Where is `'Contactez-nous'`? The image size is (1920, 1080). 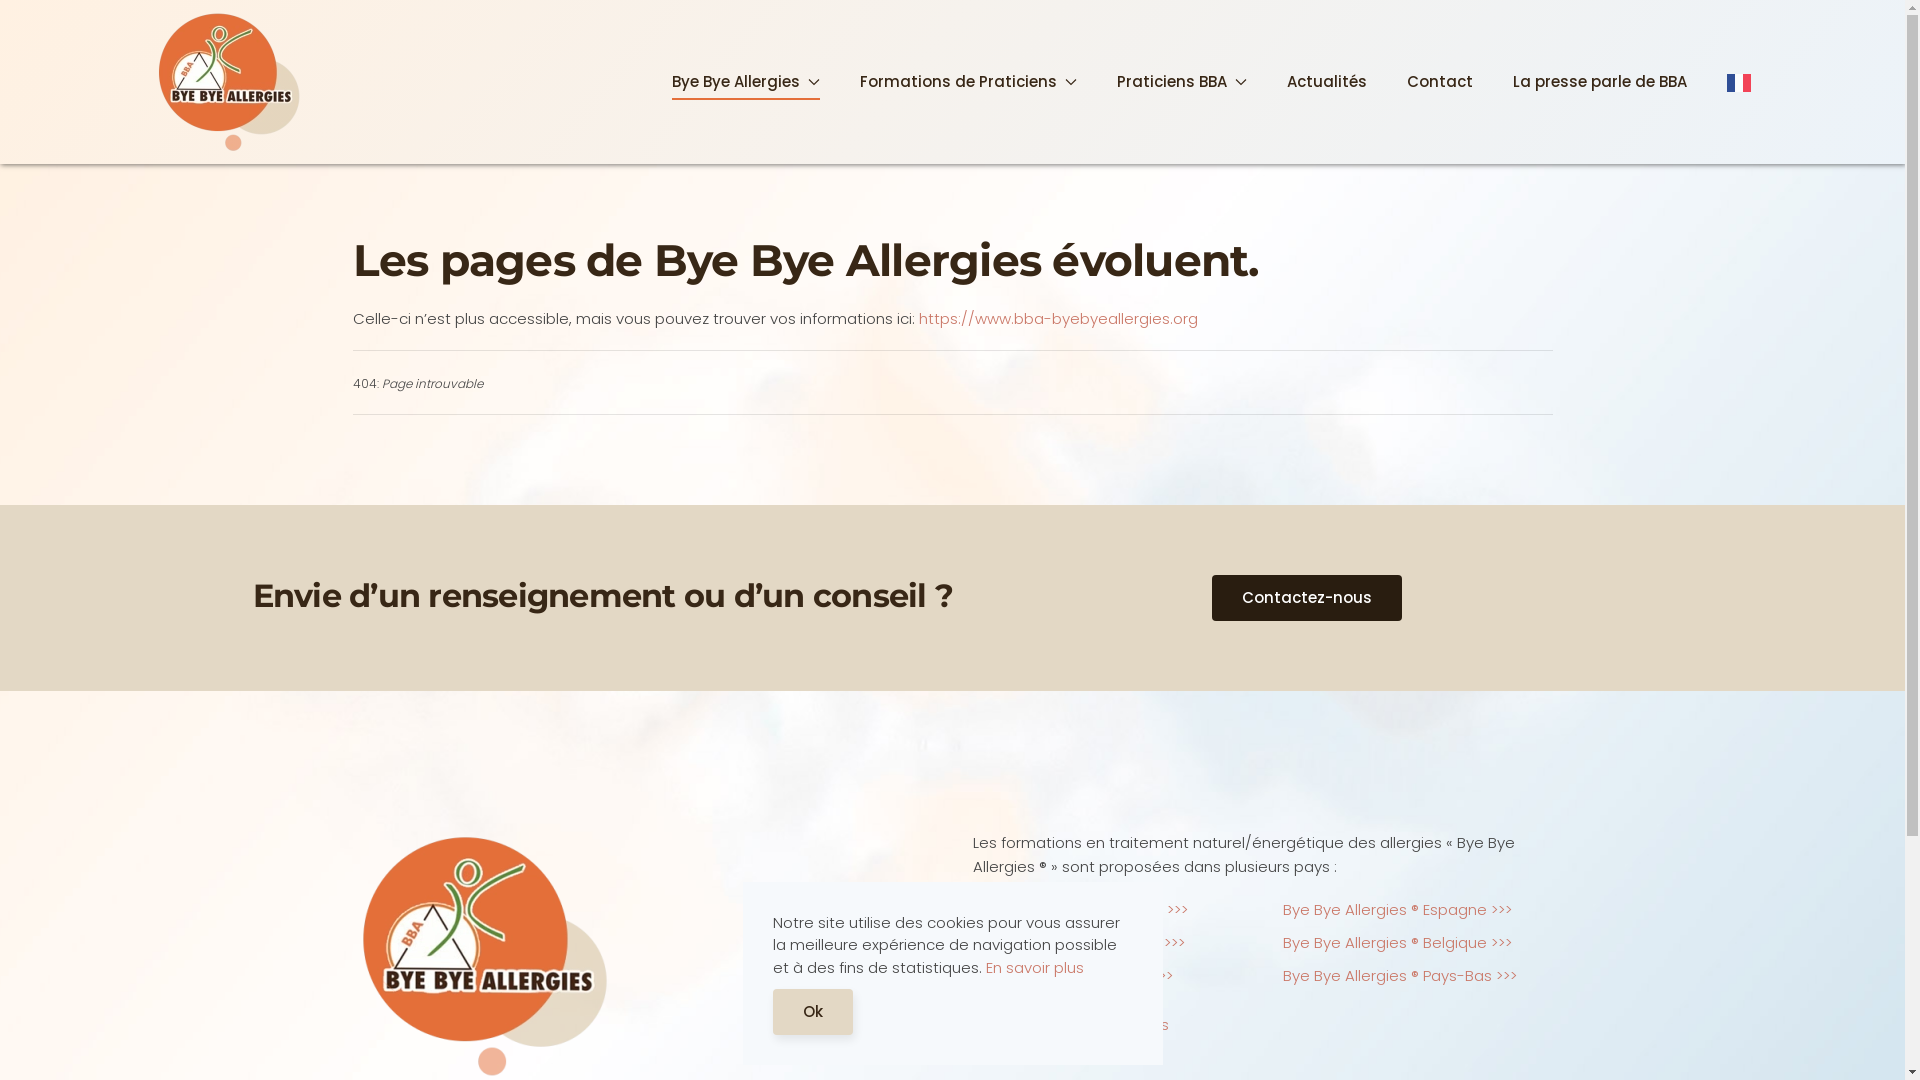 'Contactez-nous' is located at coordinates (1306, 596).